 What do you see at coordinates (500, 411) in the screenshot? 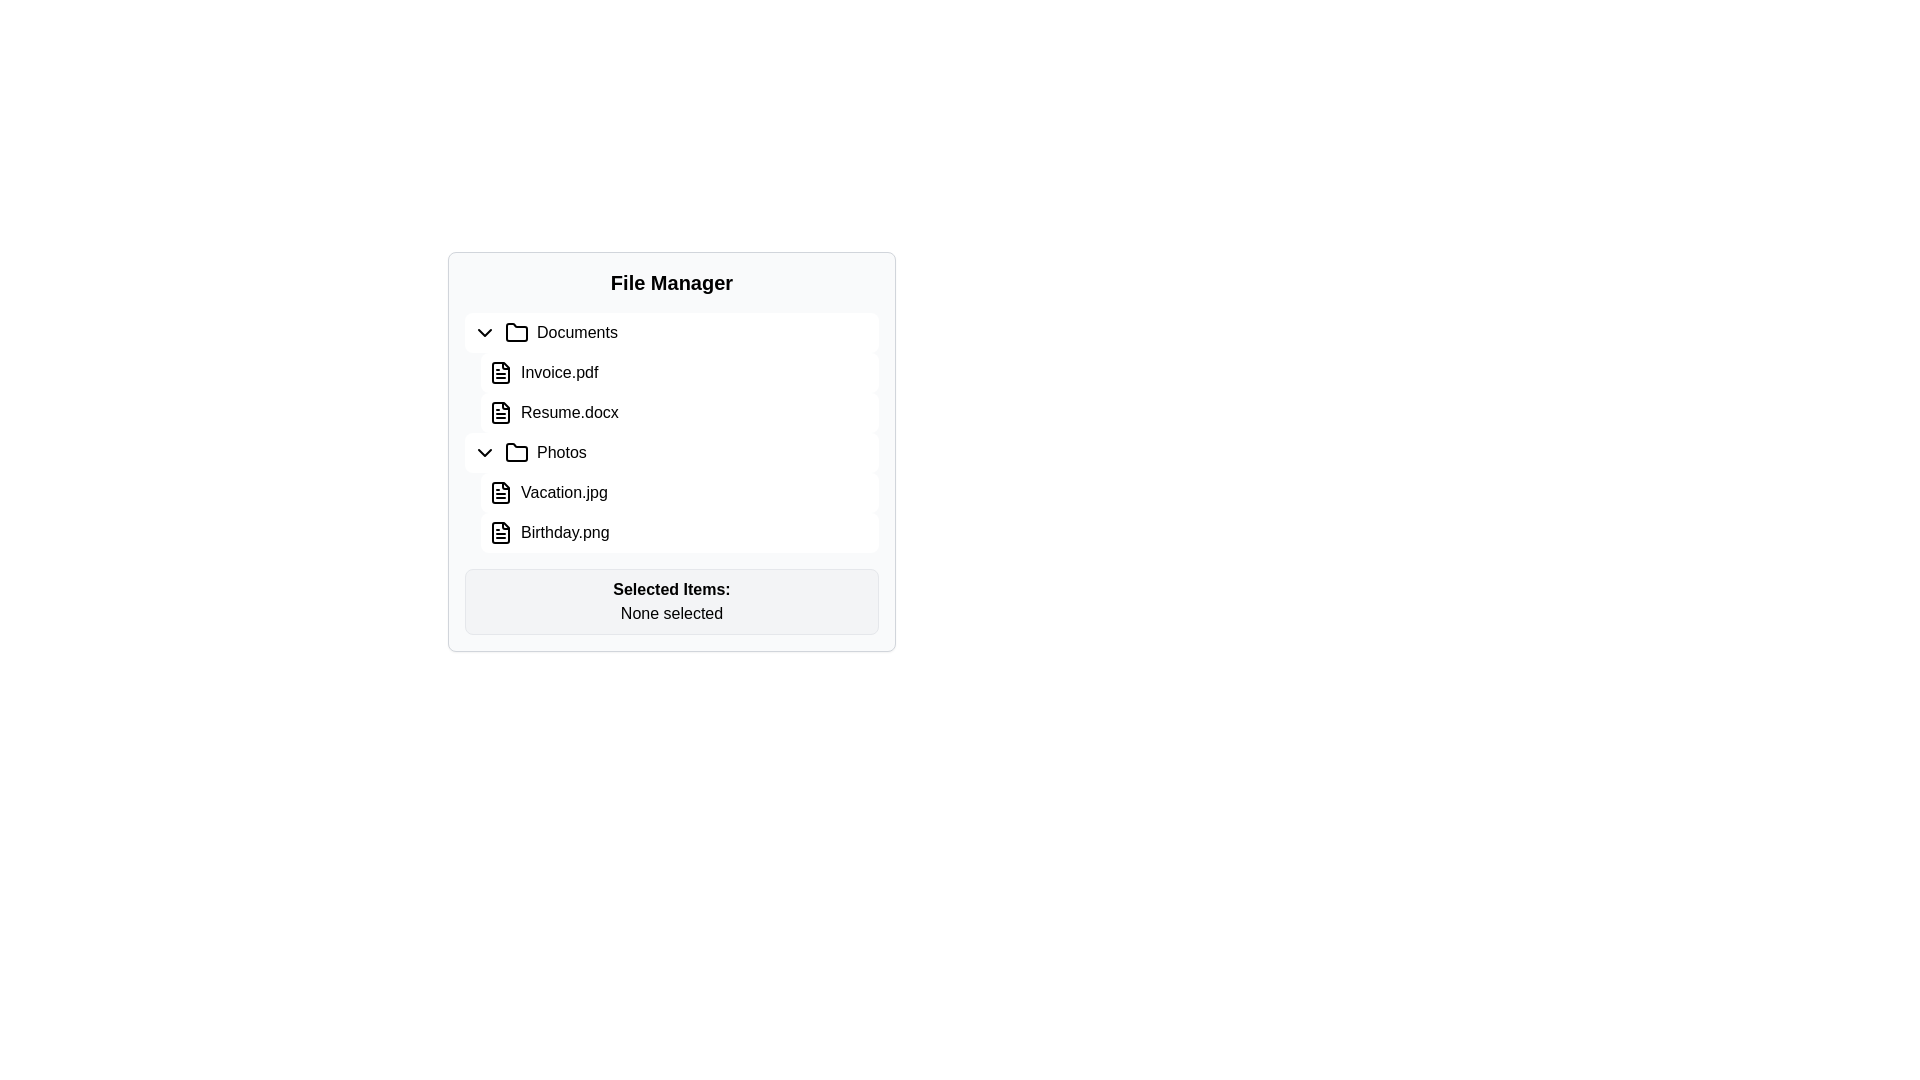
I see `the document icon represented by a rectangular sheet with a folded corner, located at the top-left position of the component` at bounding box center [500, 411].